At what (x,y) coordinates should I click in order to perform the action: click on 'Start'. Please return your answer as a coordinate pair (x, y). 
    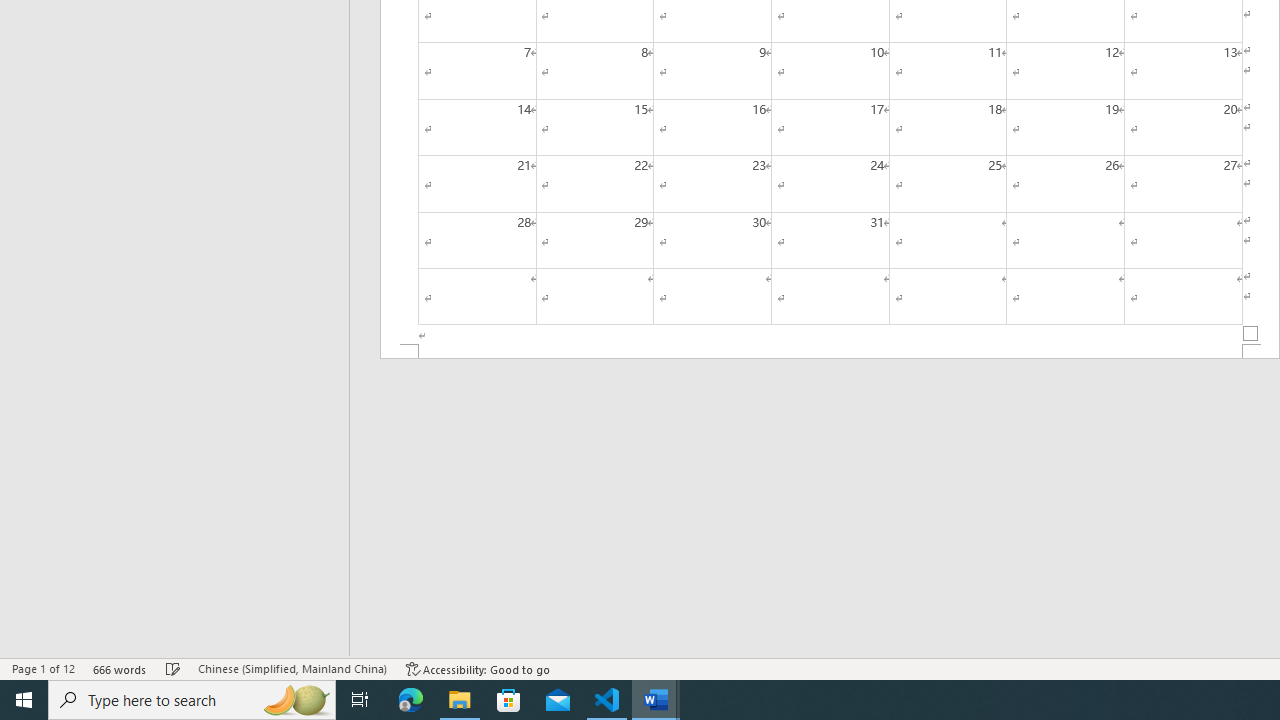
    Looking at the image, I should click on (24, 698).